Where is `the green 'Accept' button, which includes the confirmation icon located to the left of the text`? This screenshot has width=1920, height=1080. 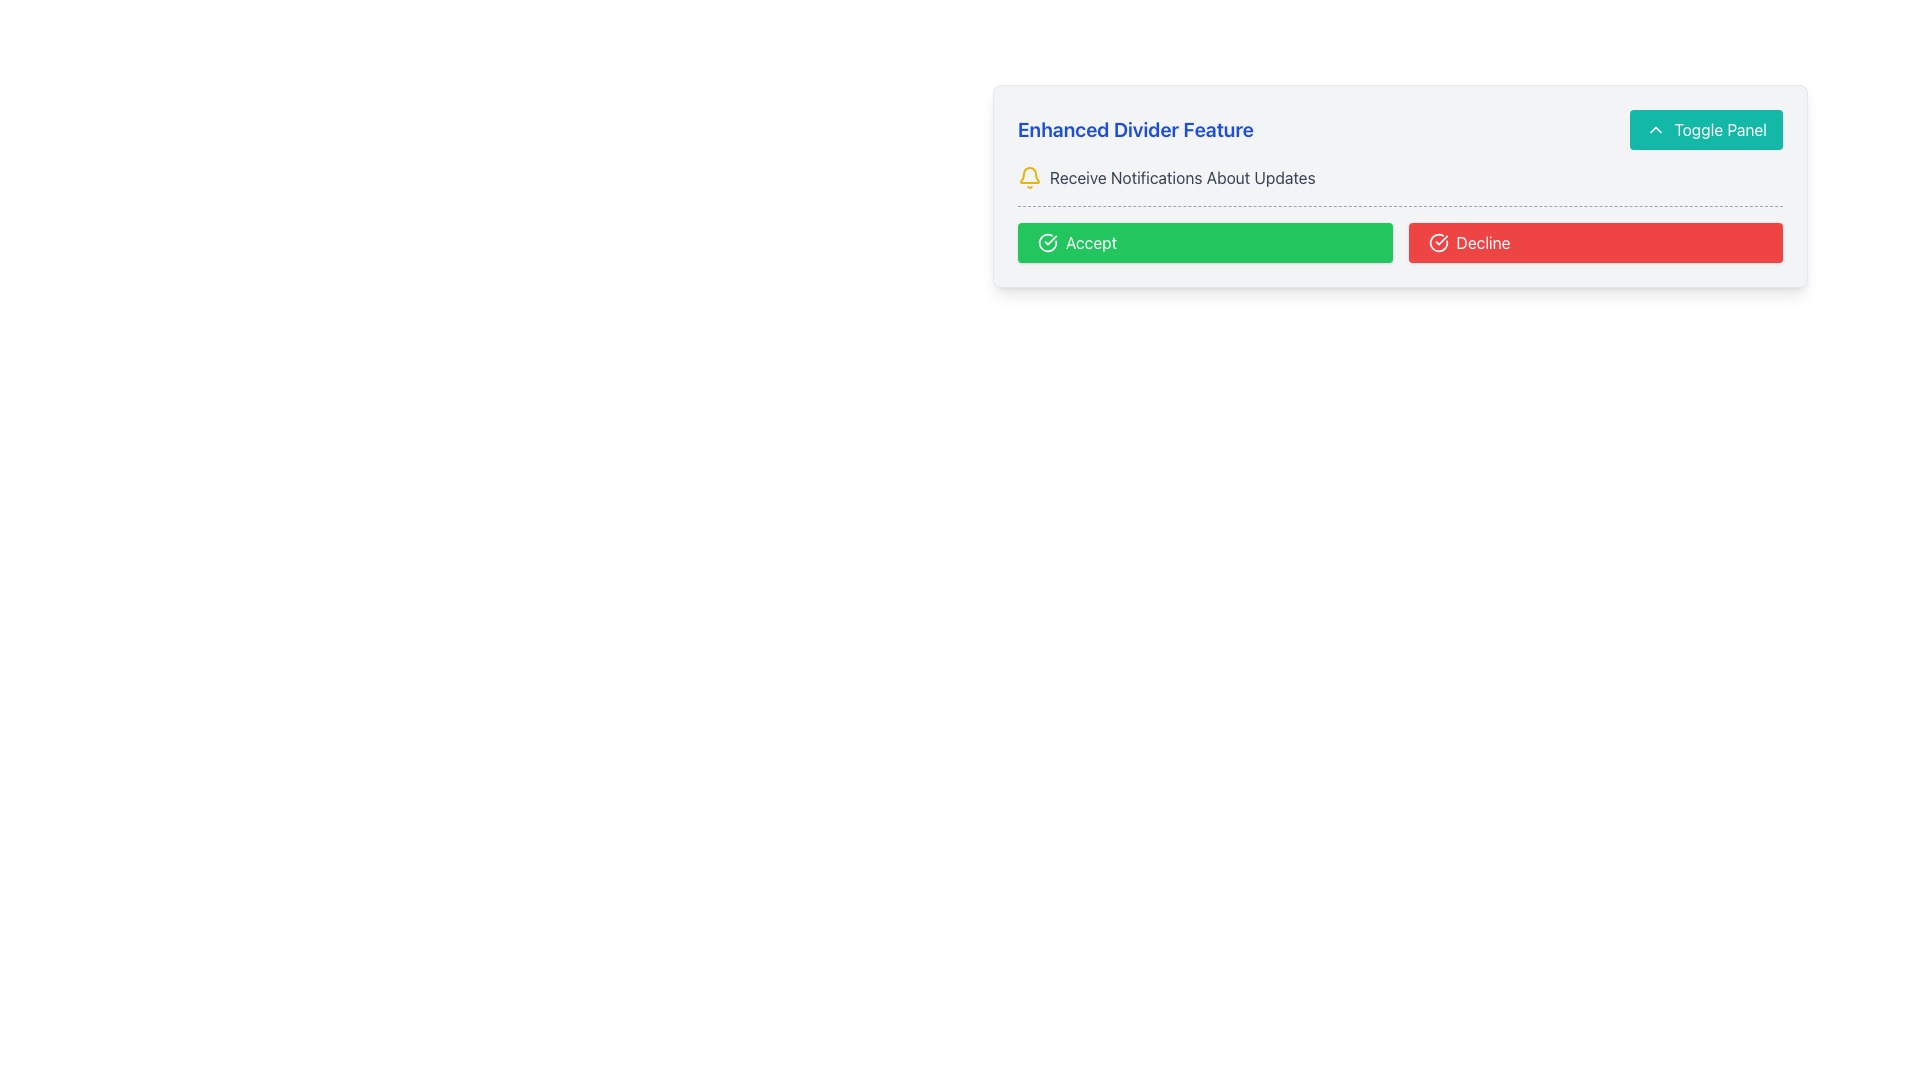
the green 'Accept' button, which includes the confirmation icon located to the left of the text is located at coordinates (1046, 242).